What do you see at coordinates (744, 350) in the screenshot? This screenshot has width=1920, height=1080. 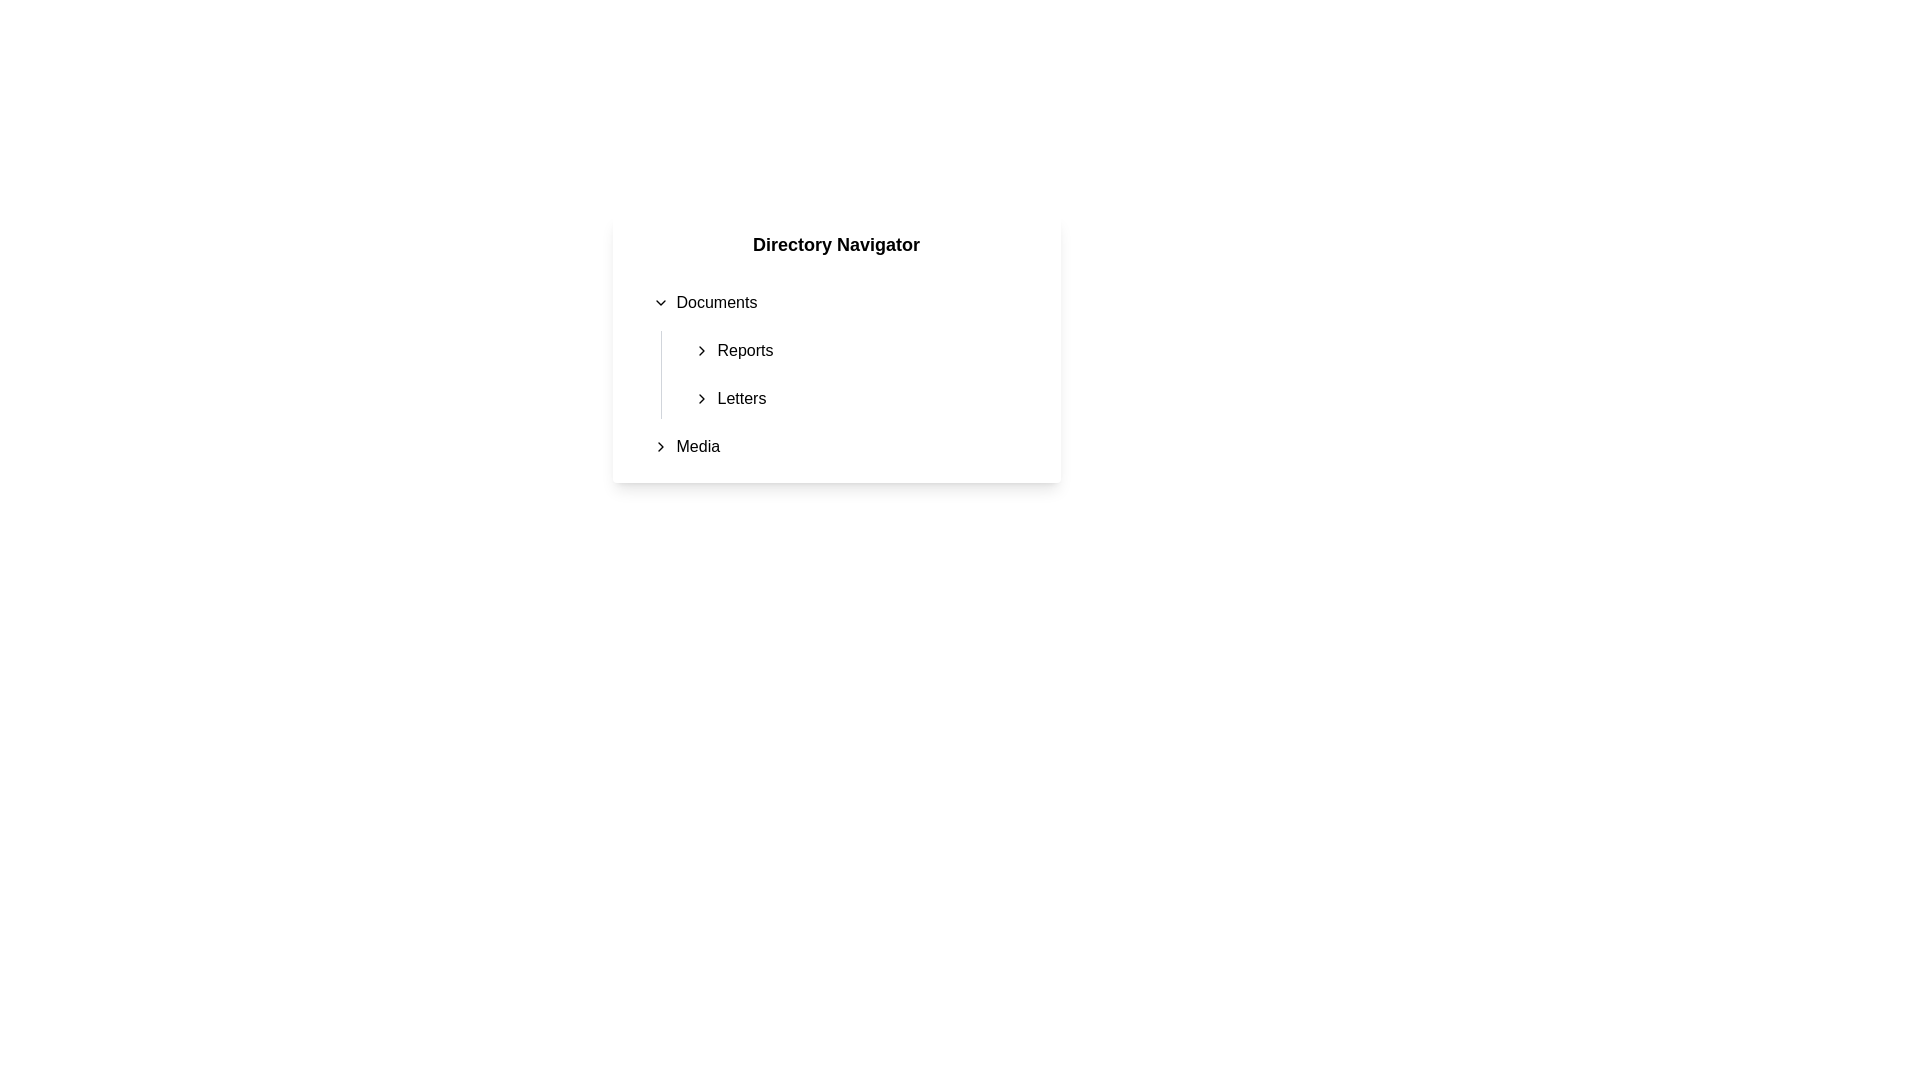 I see `the 'Reports' Text Label located within the Documents dropdown in the Directory Navigator panel, which indicates a subsection of the navigation menu` at bounding box center [744, 350].